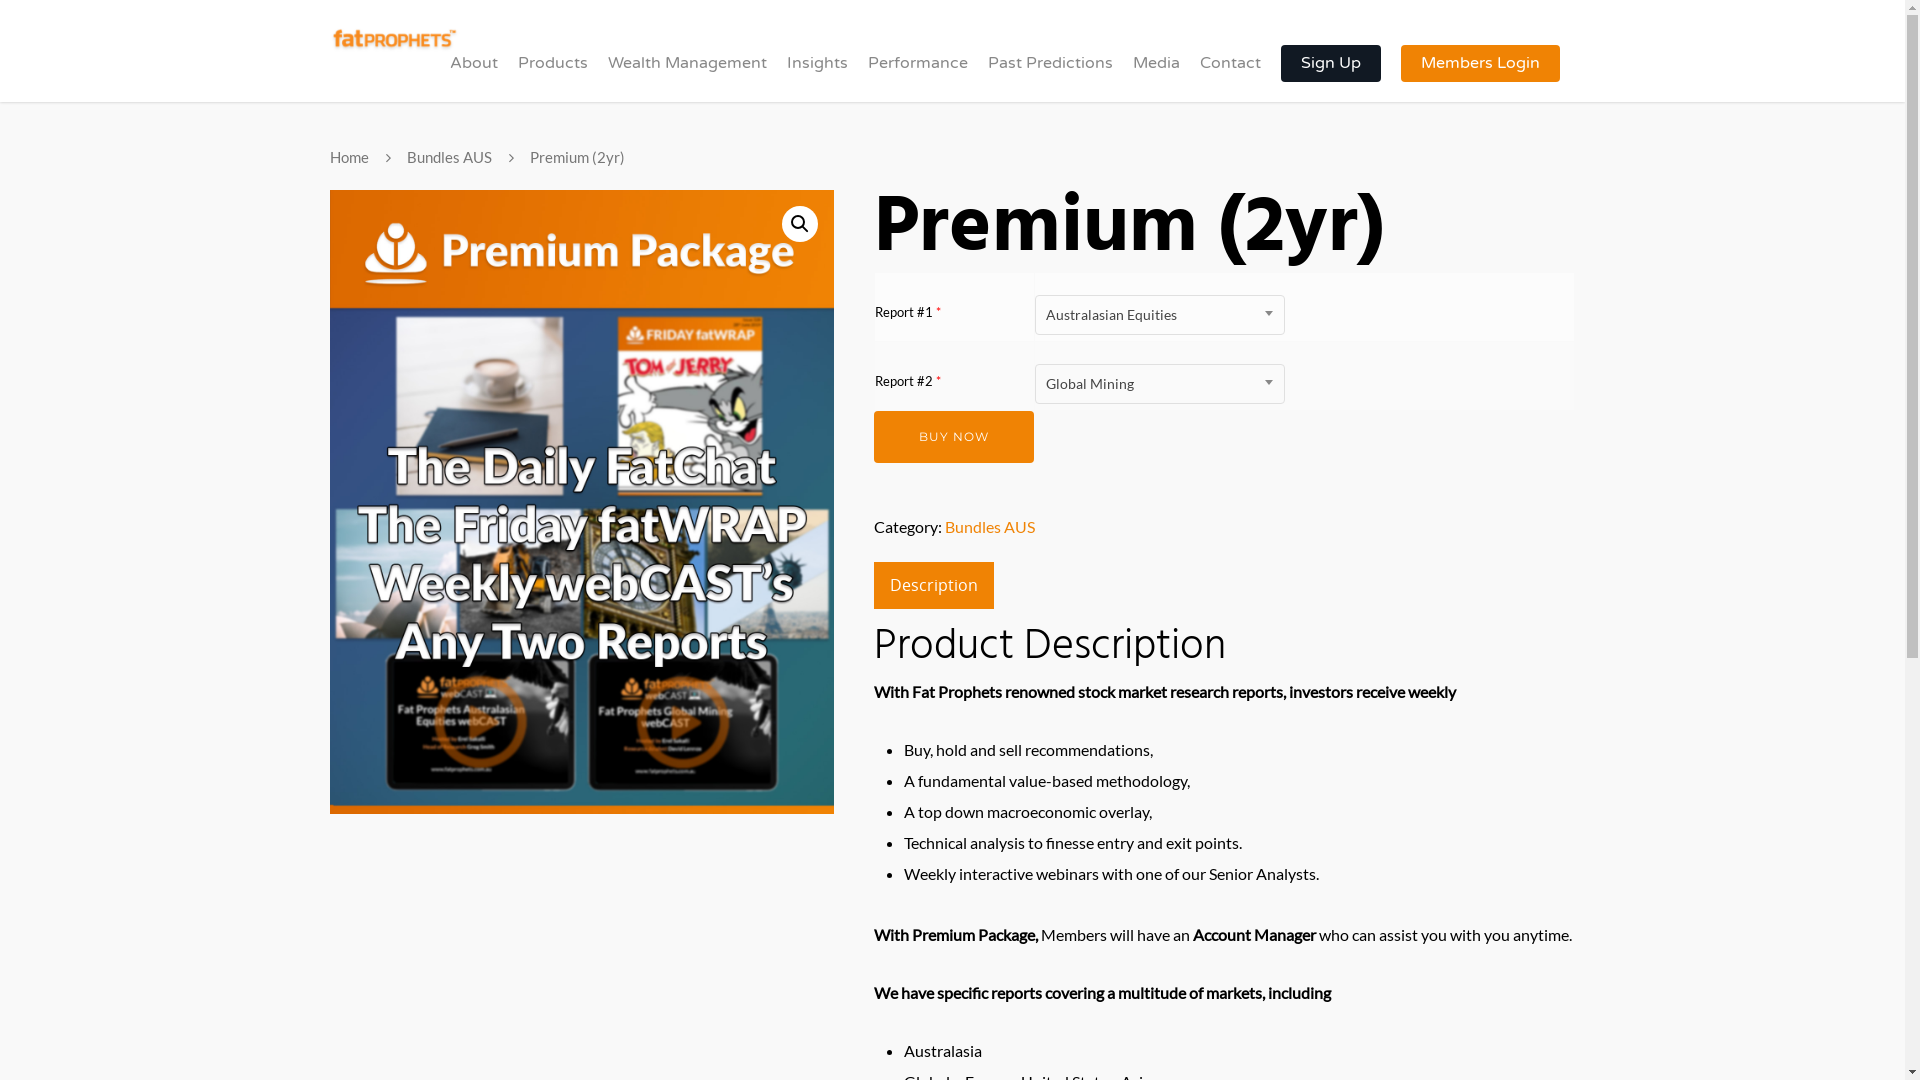  Describe the element at coordinates (1229, 76) in the screenshot. I see `'Contact'` at that location.